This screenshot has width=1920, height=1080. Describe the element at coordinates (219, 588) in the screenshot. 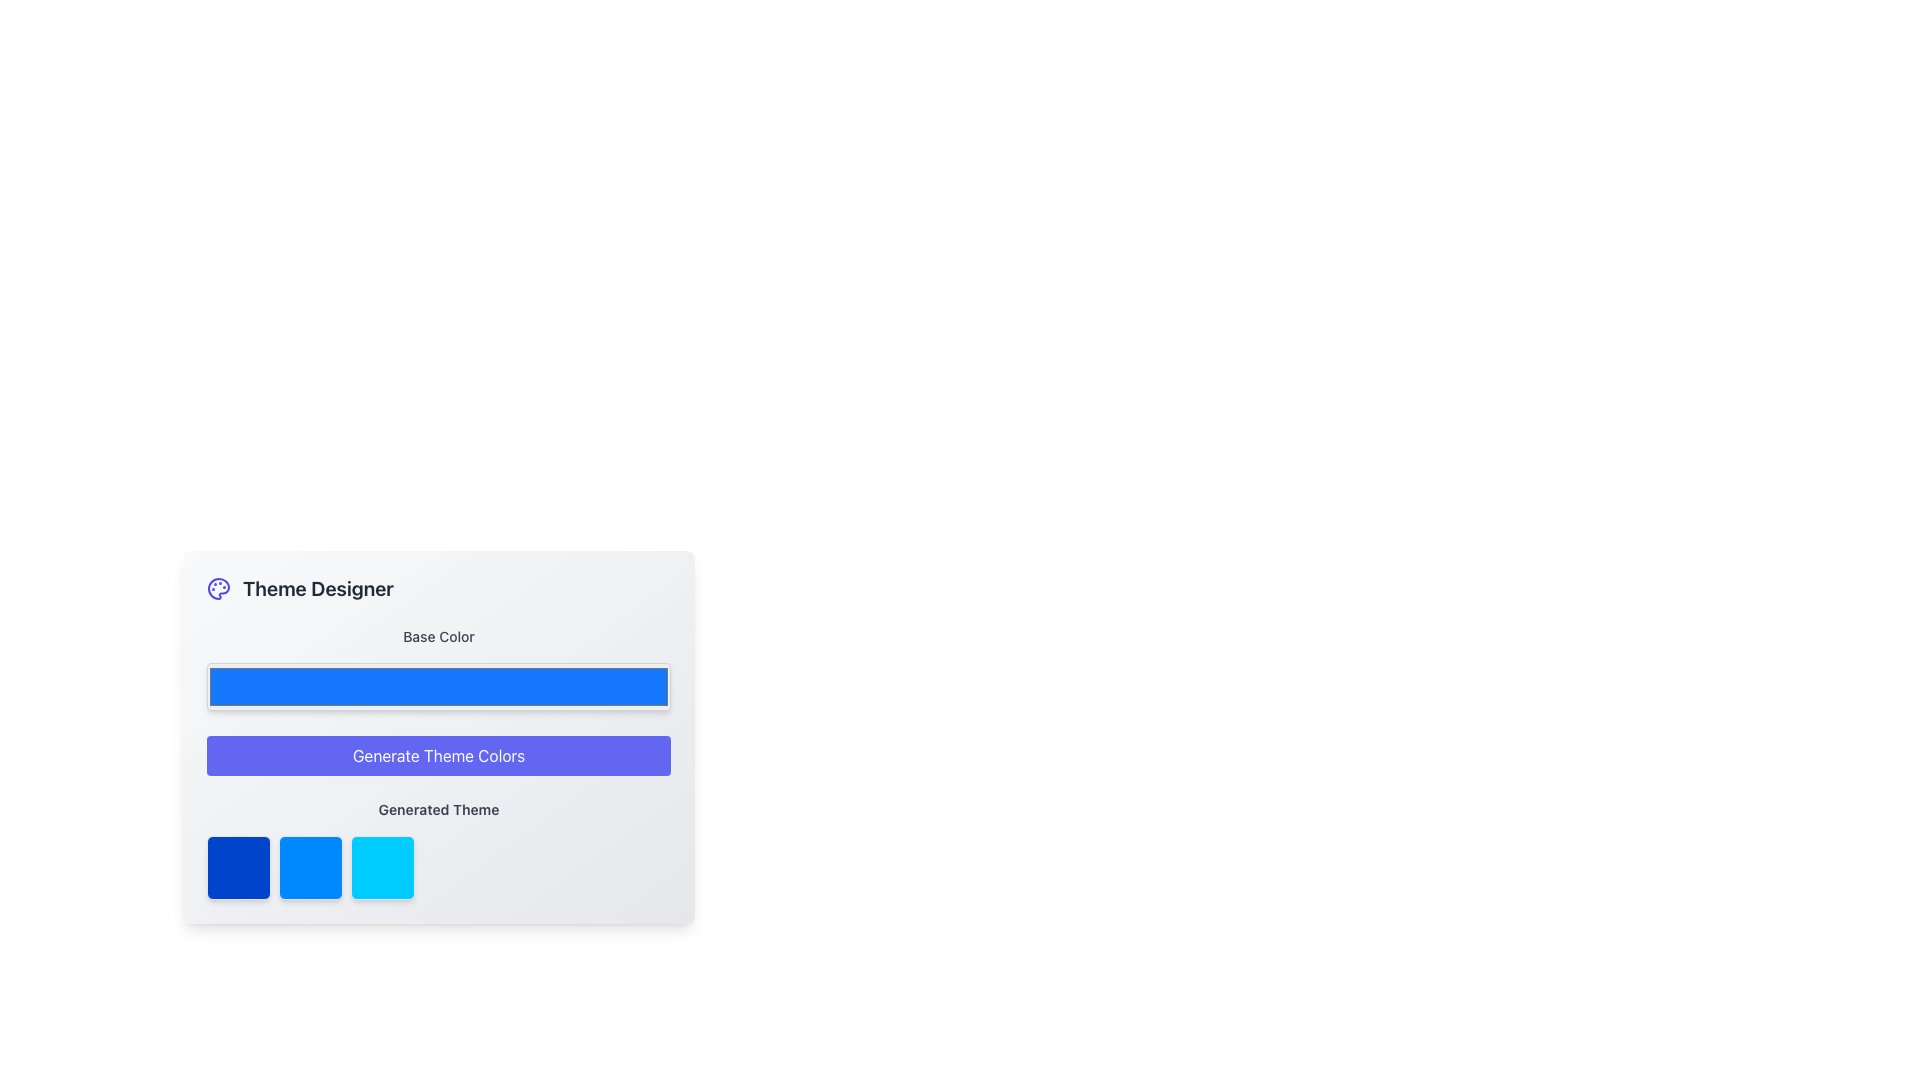

I see `the main circular part of the SVG palette icon in the 'Theme Designer' section using alternate input devices` at that location.